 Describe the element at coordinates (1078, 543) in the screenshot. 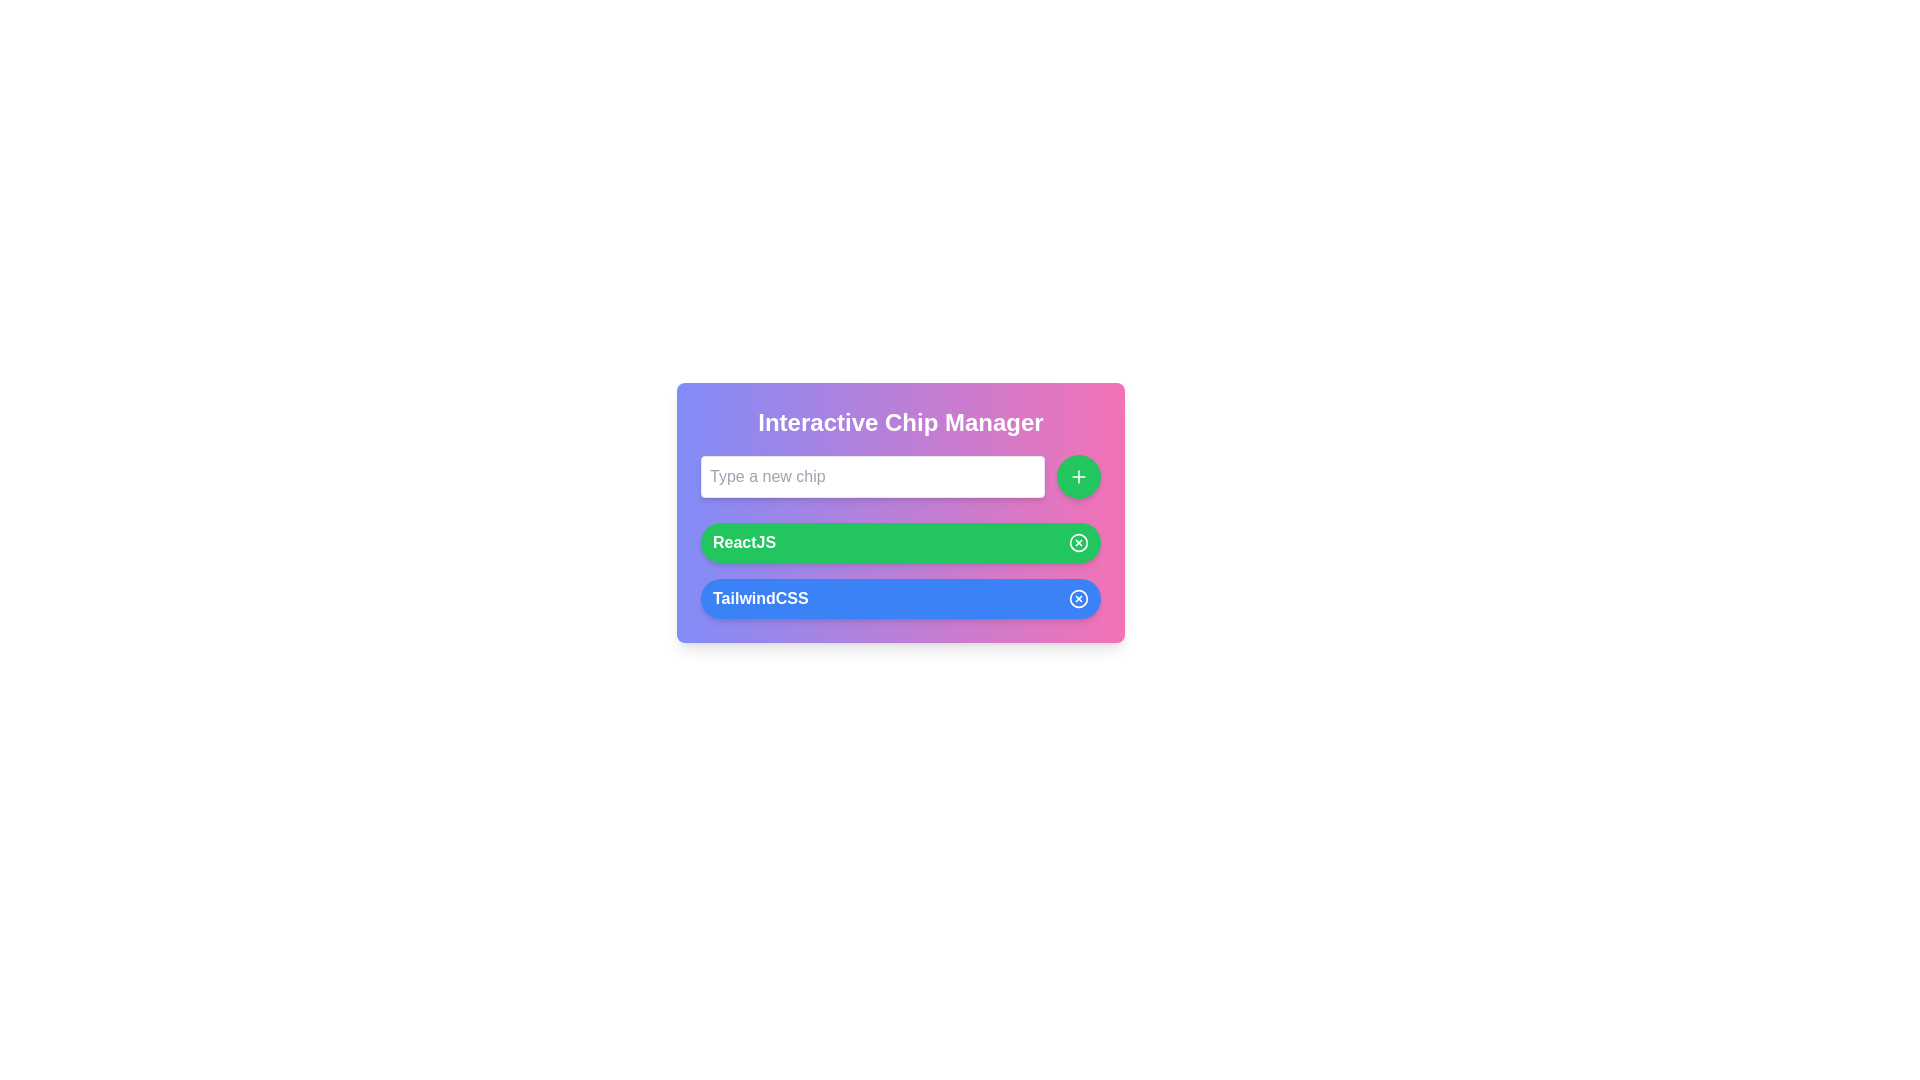

I see `the vector graphic component that resembles a button, located at the right end of the green bar associated with the 'ReactJS' label in the 'Interactive Chip Manager'` at that location.